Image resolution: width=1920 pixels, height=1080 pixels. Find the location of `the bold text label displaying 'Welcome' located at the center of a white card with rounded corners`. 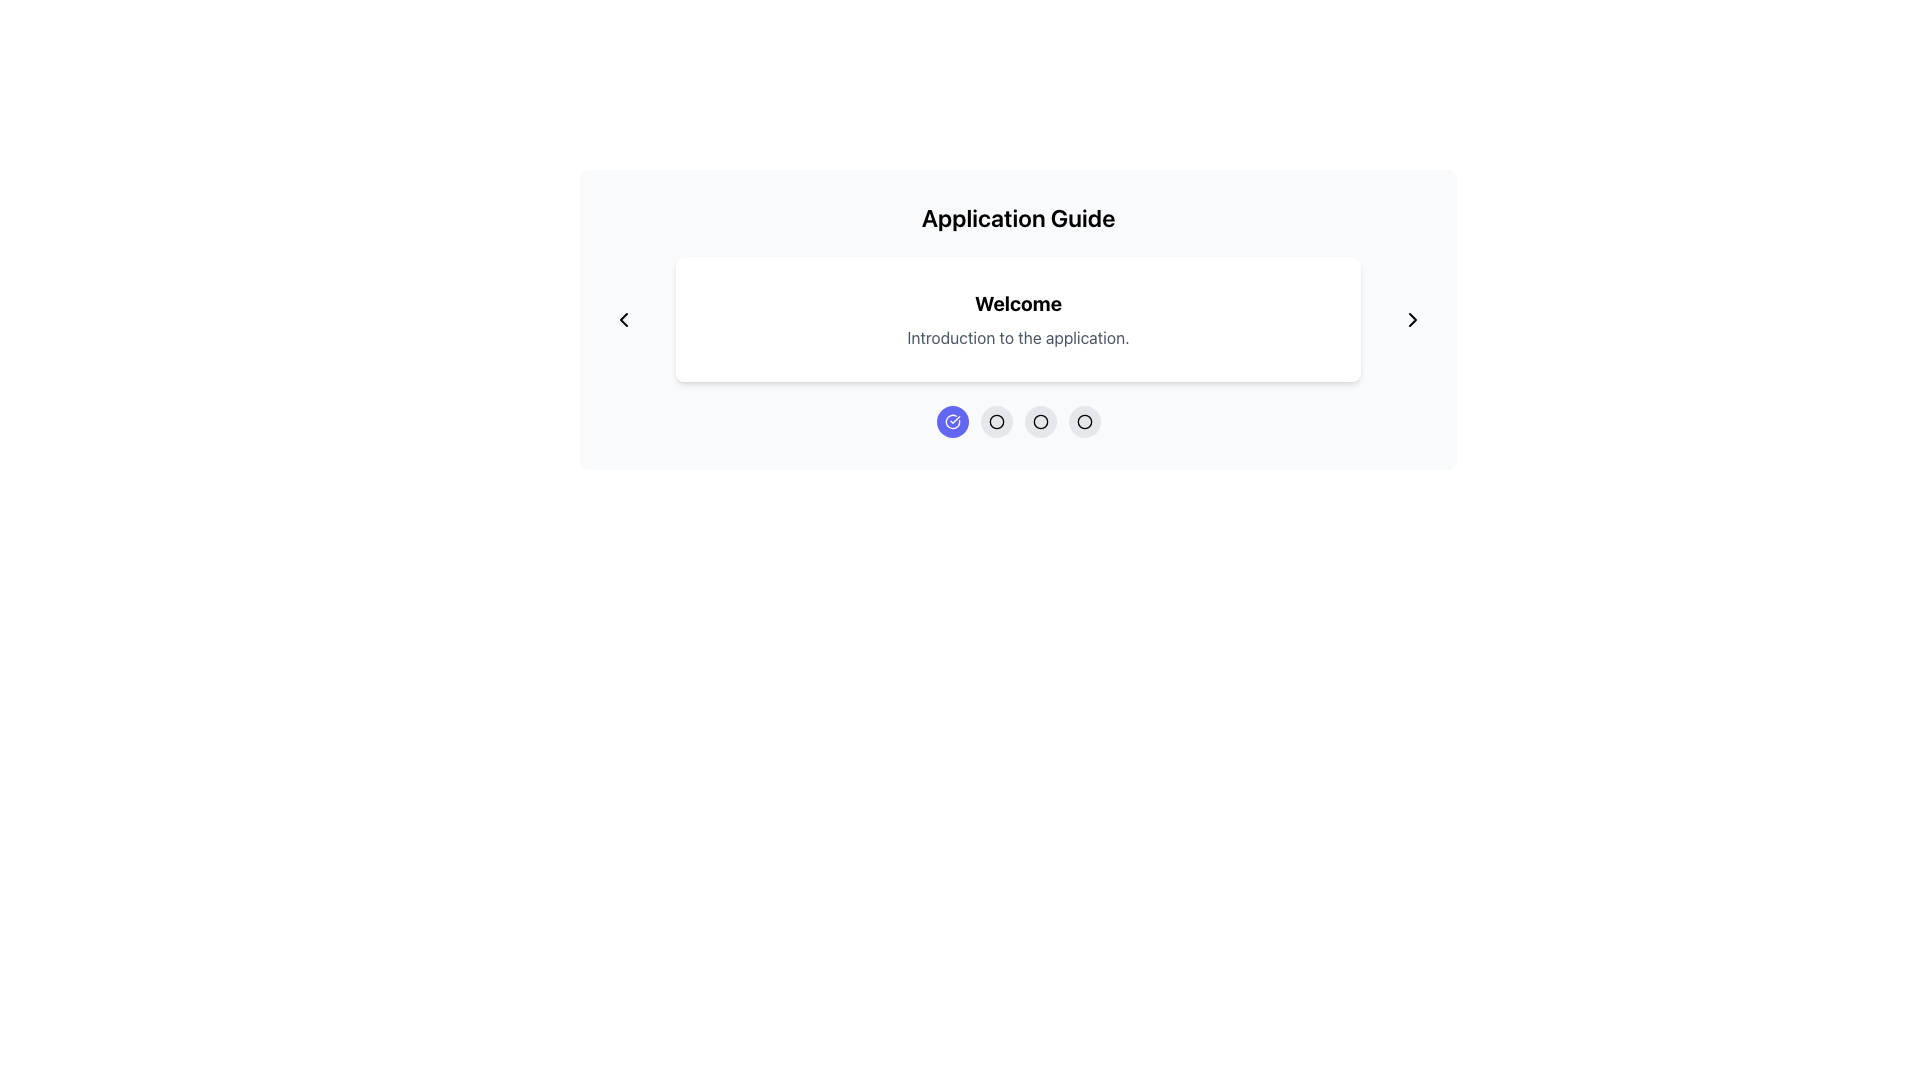

the bold text label displaying 'Welcome' located at the center of a white card with rounded corners is located at coordinates (1018, 304).